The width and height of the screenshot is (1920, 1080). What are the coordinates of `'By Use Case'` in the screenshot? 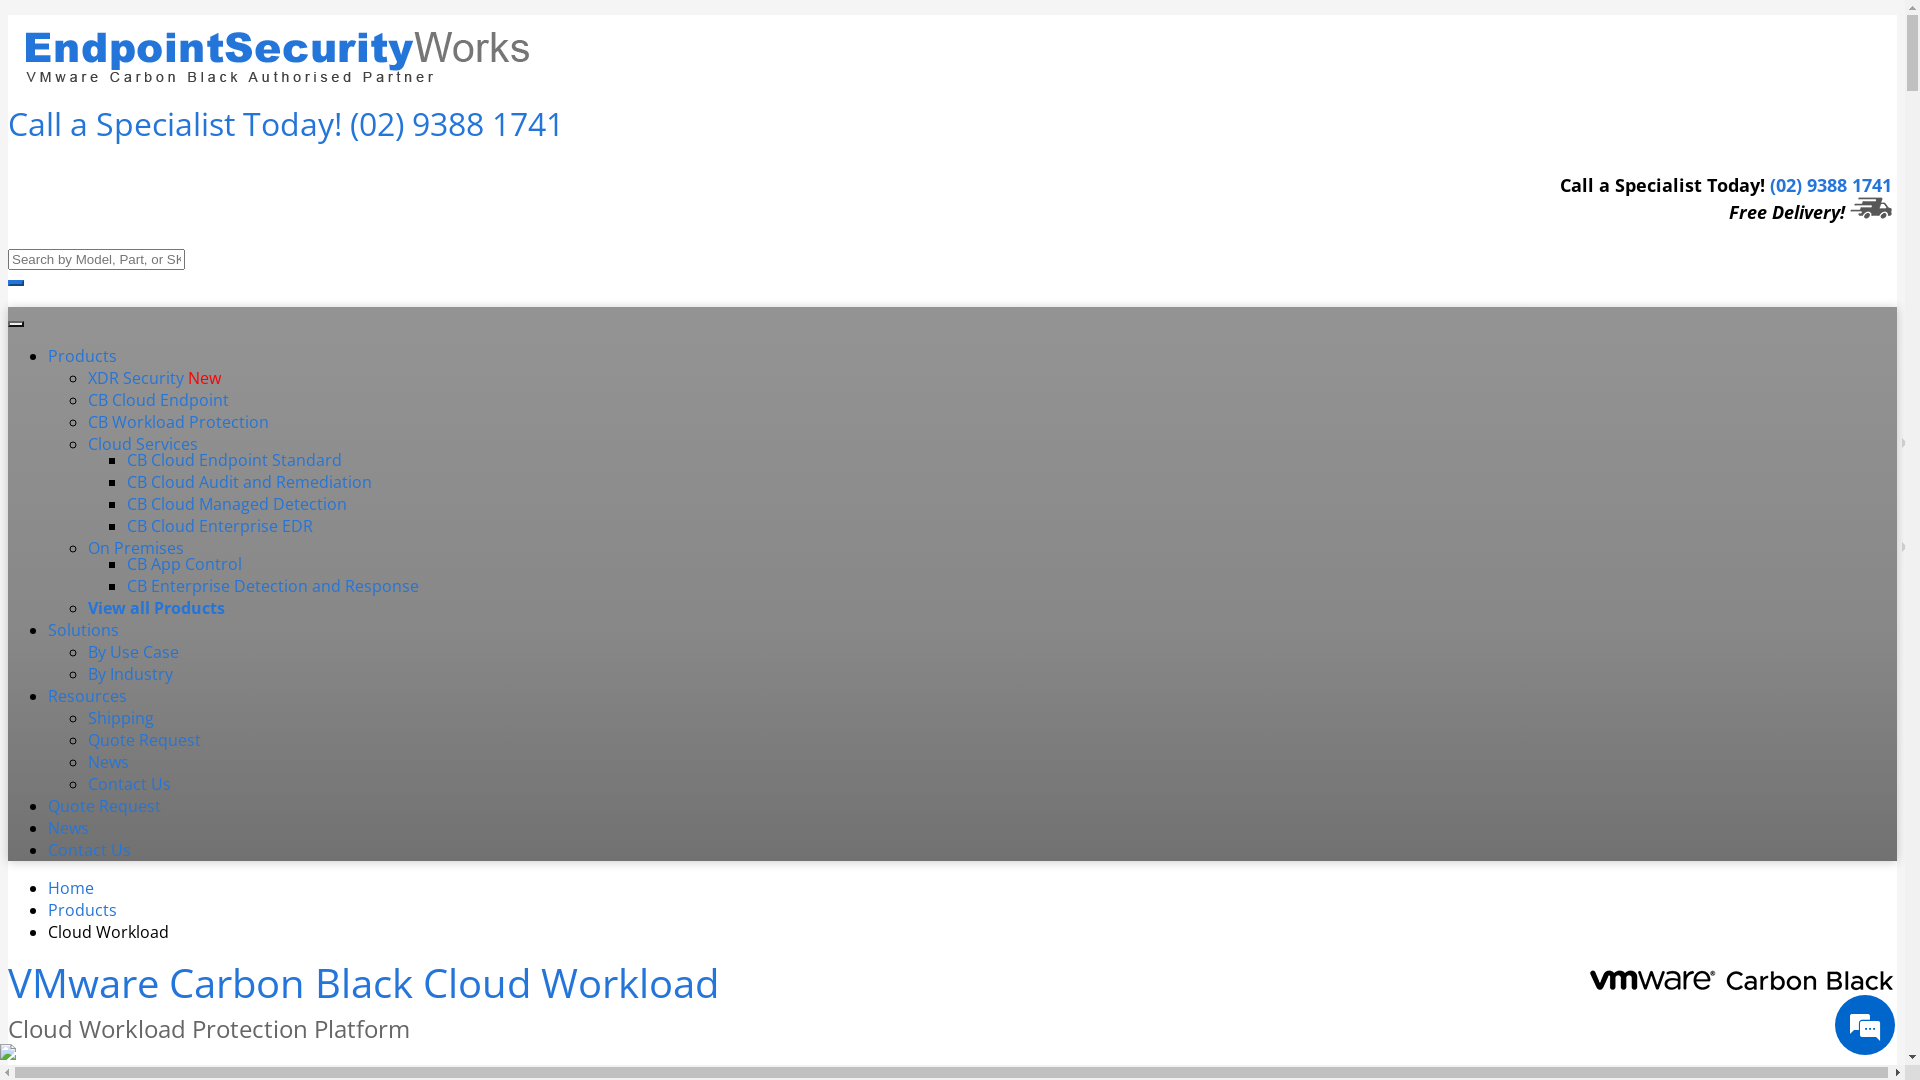 It's located at (132, 651).